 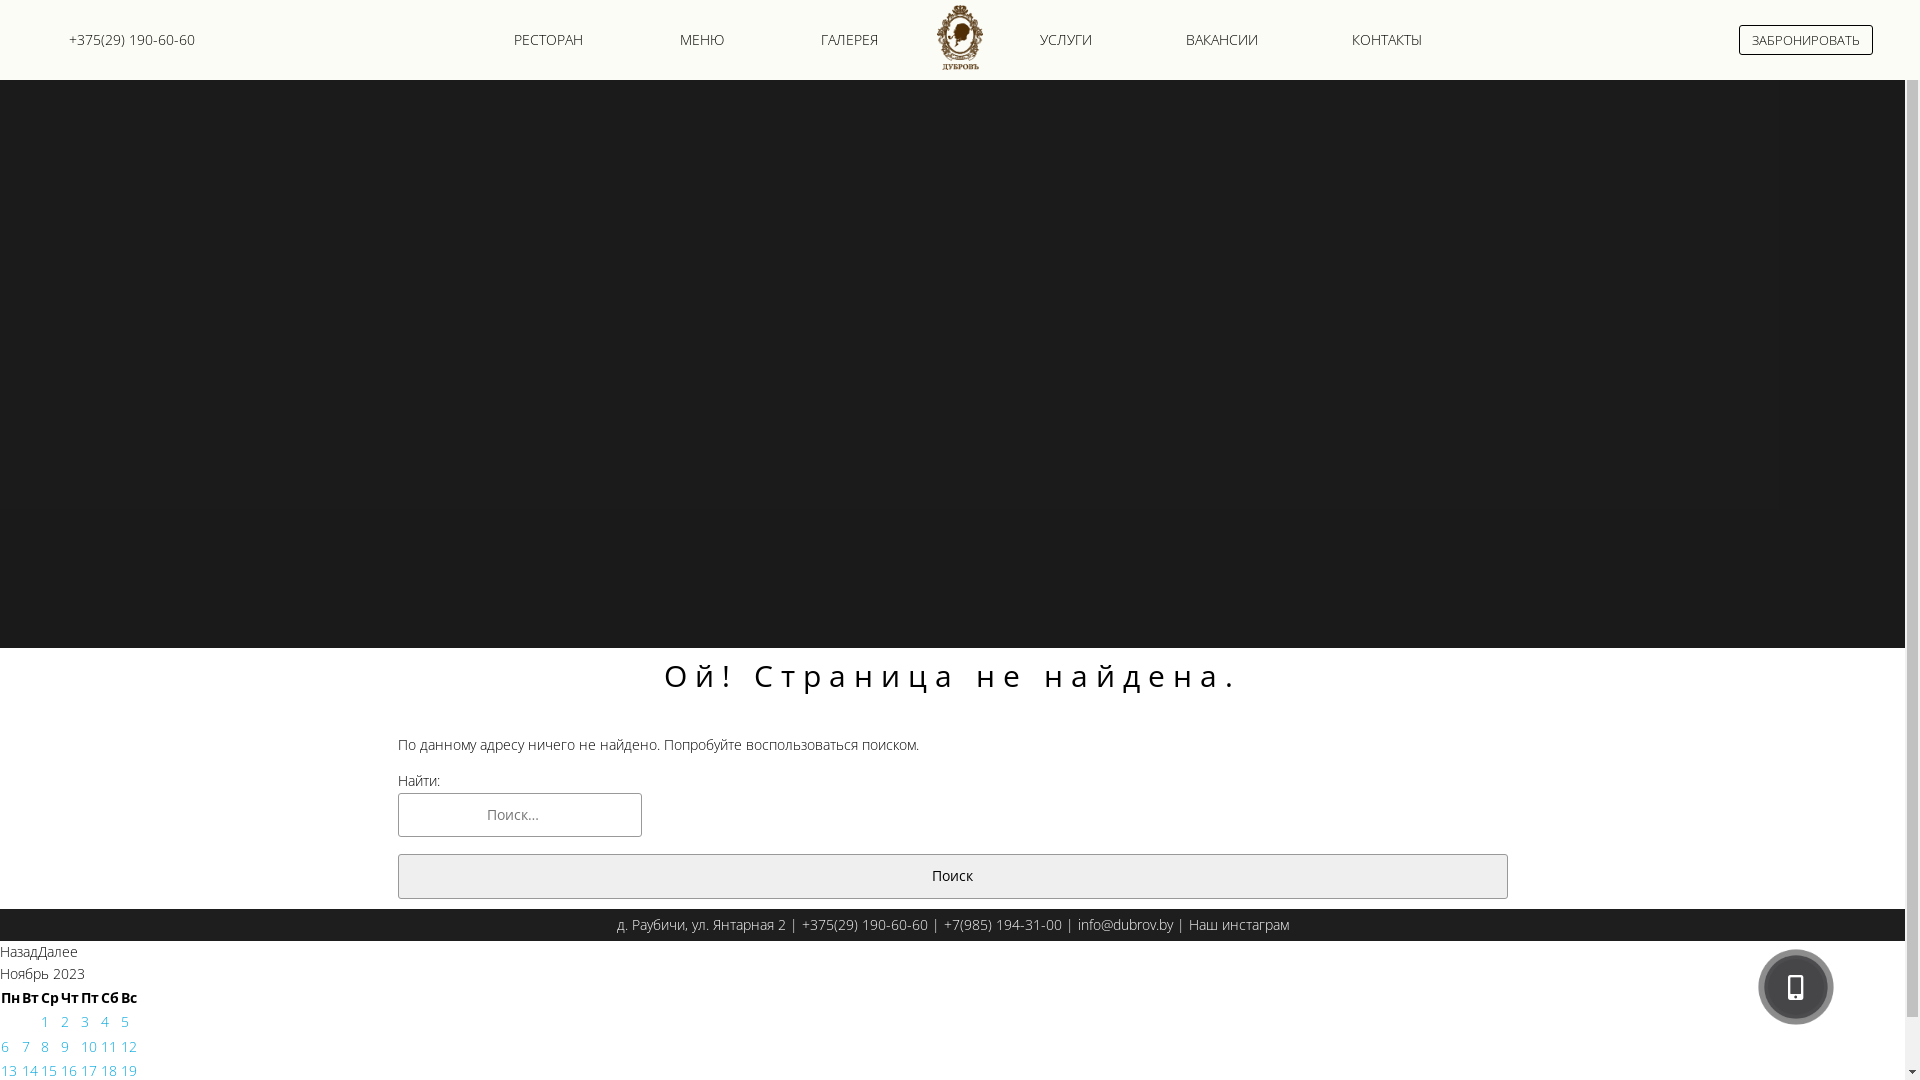 I want to click on '4', so click(x=104, y=1021).